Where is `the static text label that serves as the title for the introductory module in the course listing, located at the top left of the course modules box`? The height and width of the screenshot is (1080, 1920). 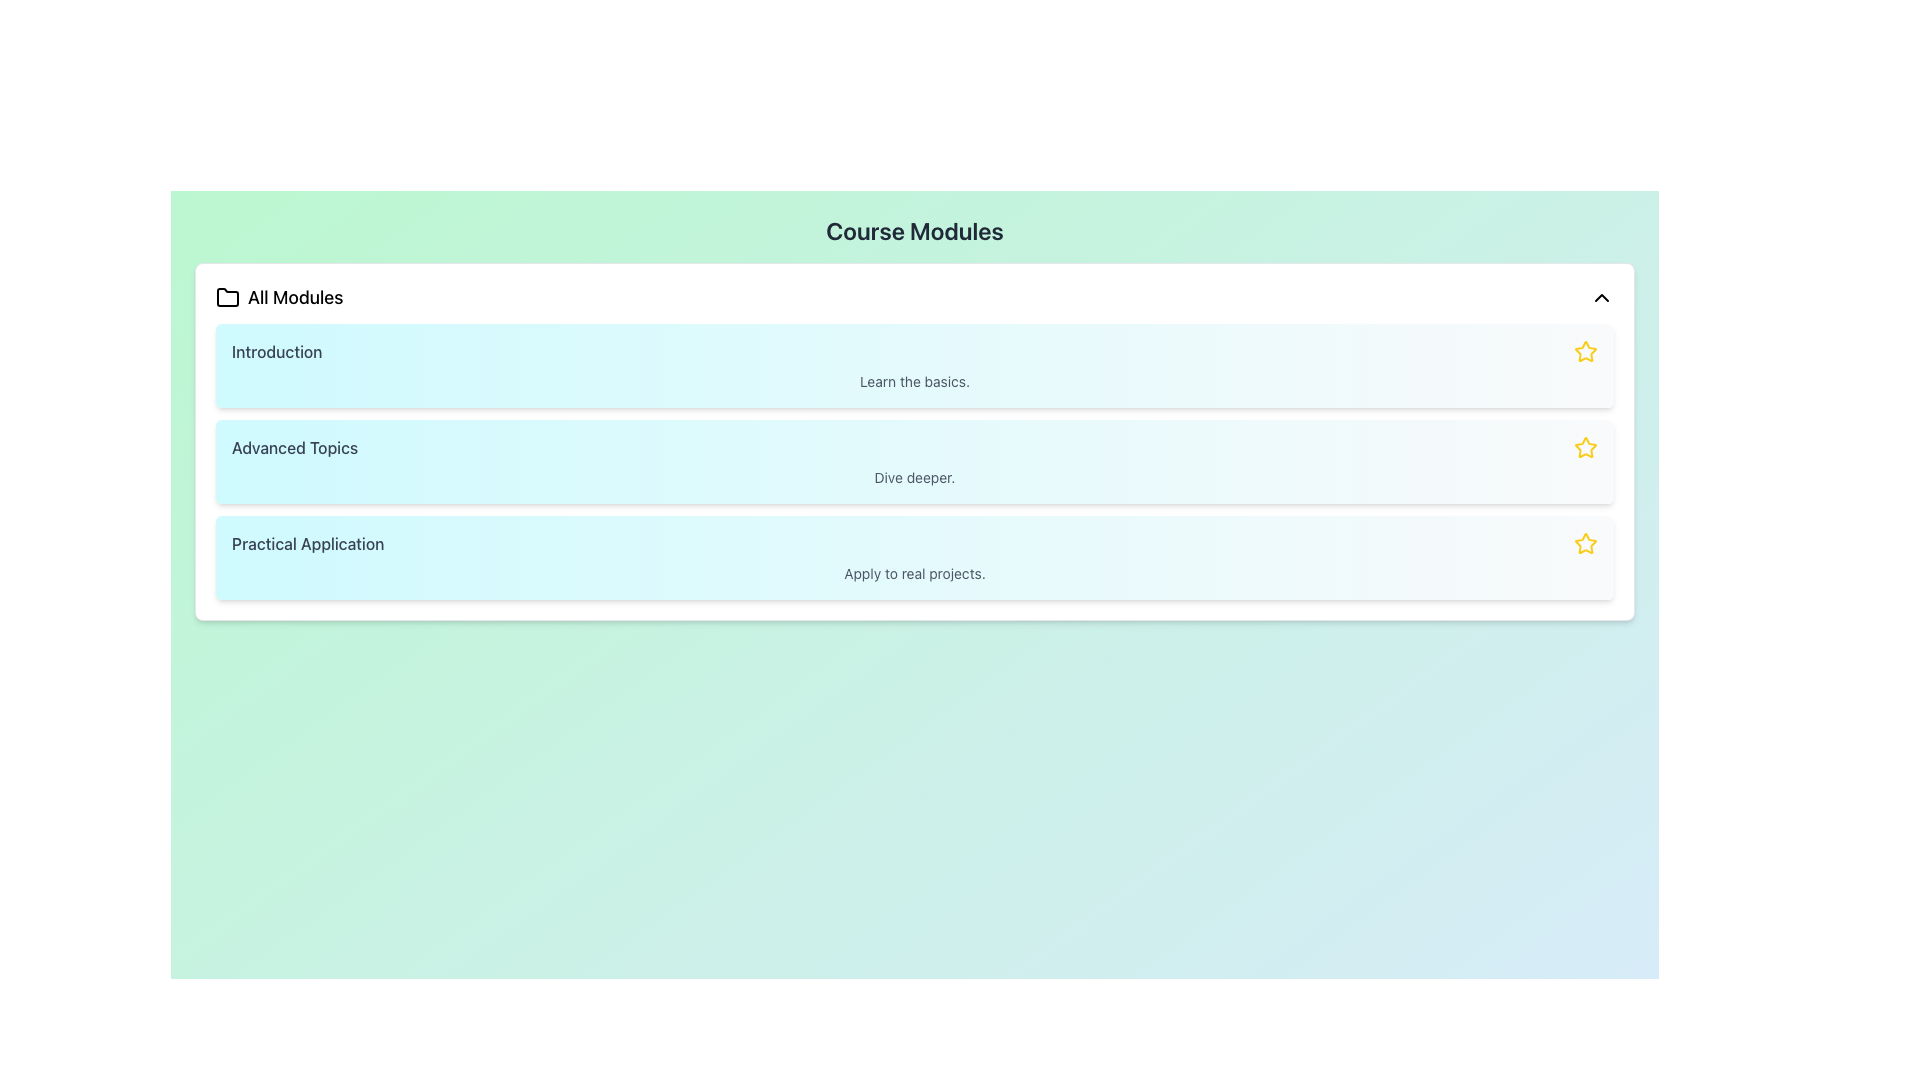
the static text label that serves as the title for the introductory module in the course listing, located at the top left of the course modules box is located at coordinates (276, 350).